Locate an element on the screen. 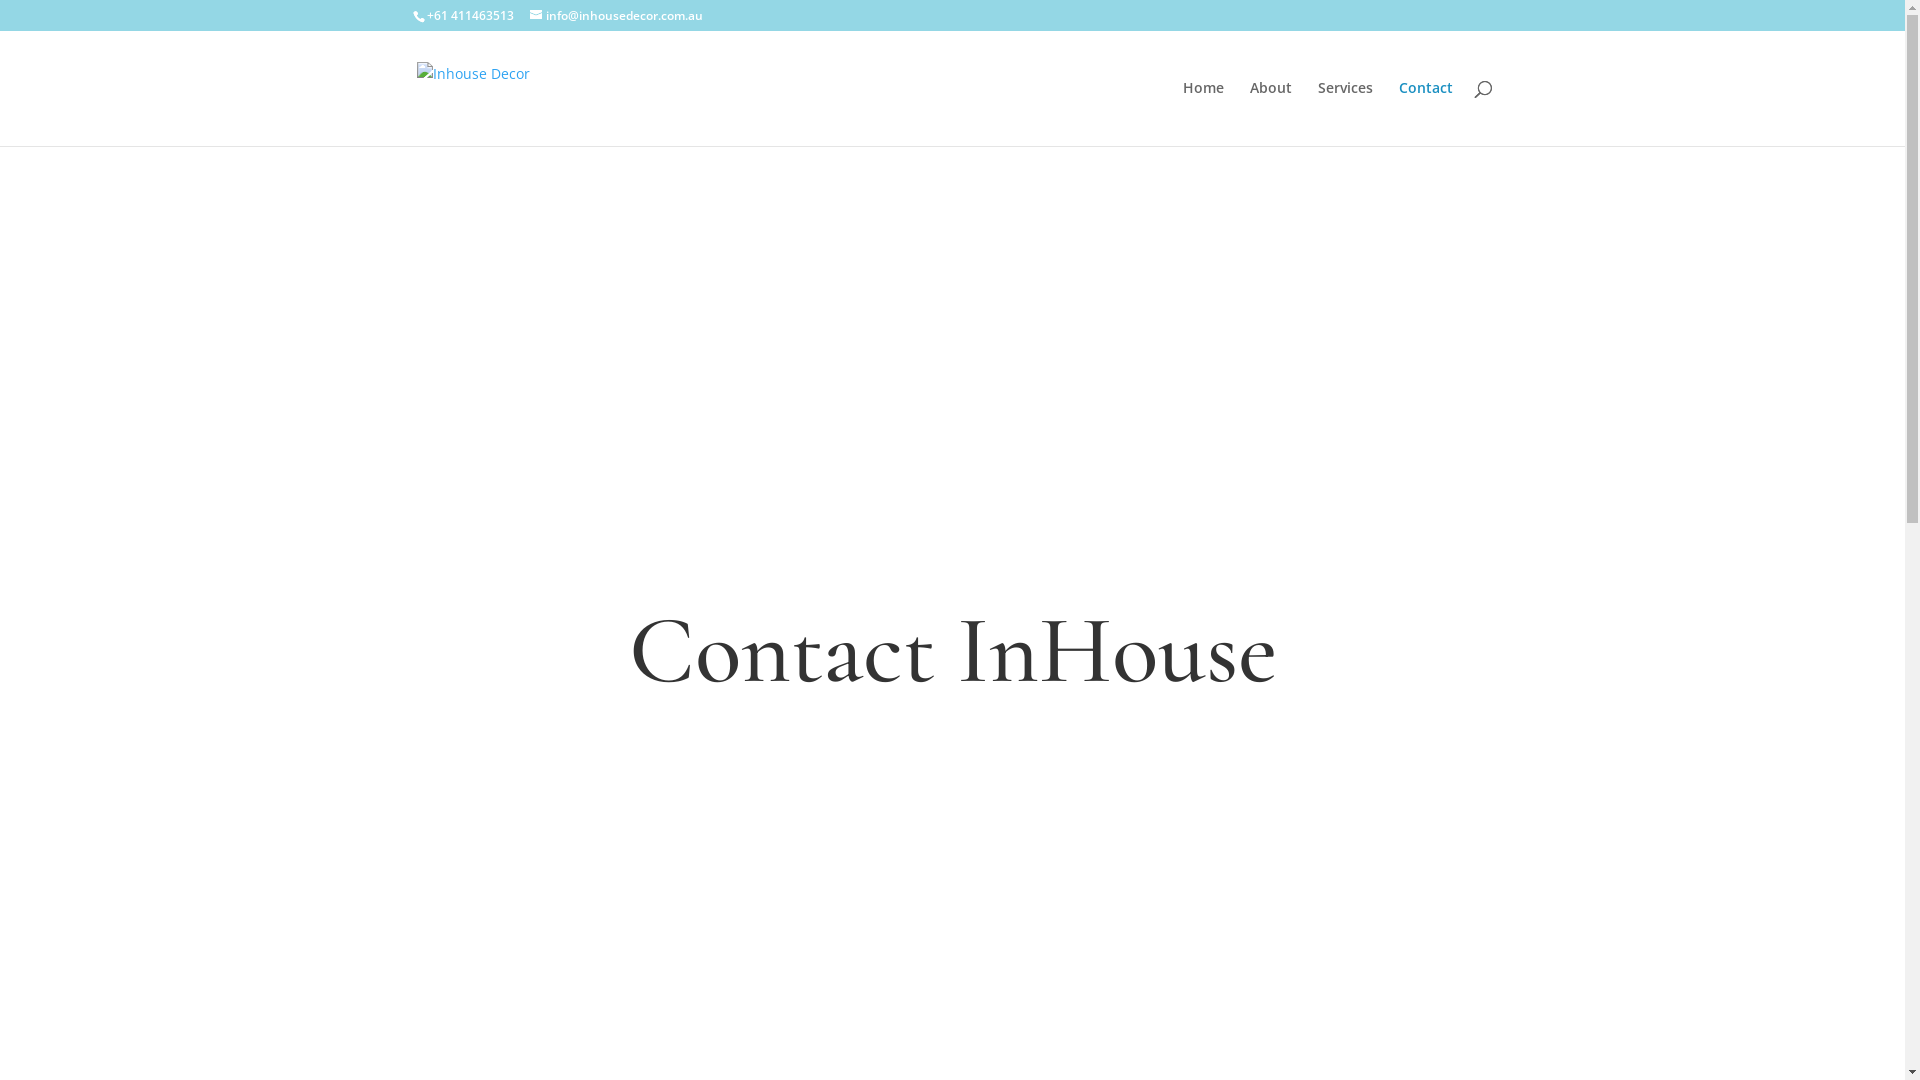 The height and width of the screenshot is (1080, 1920). 'Contact' is located at coordinates (1424, 113).